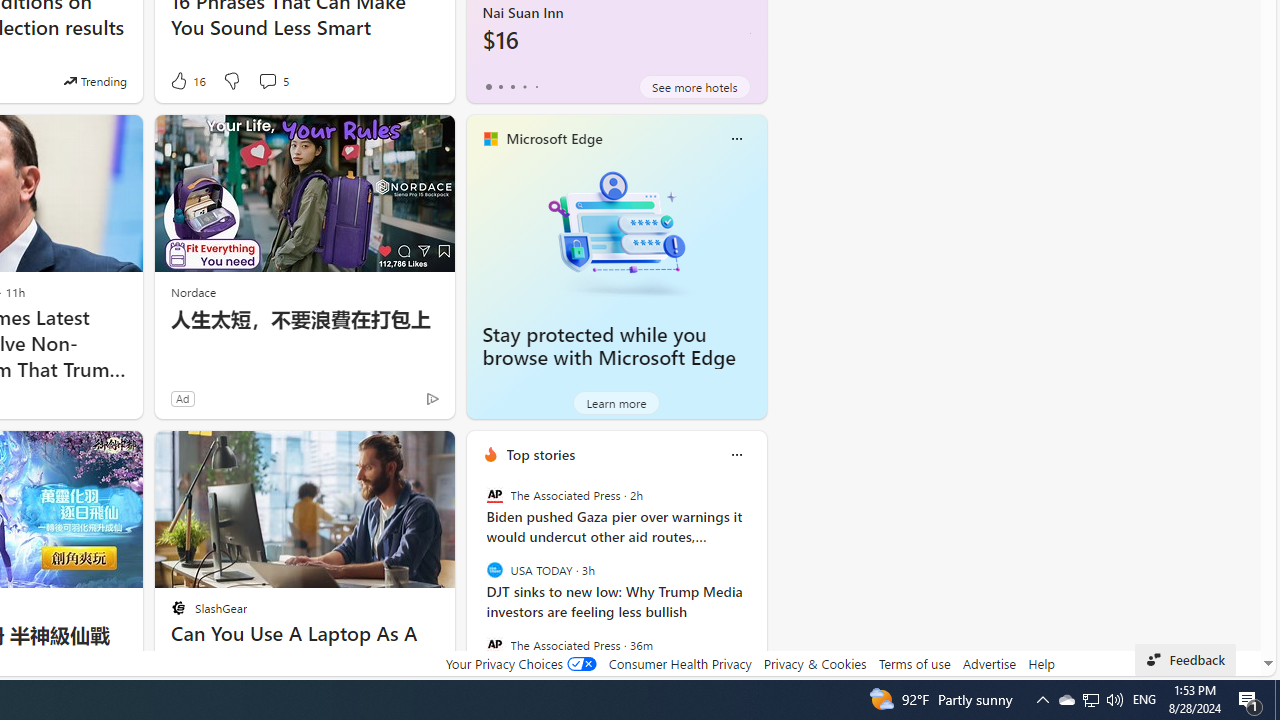 The height and width of the screenshot is (720, 1280). What do you see at coordinates (615, 231) in the screenshot?
I see `'Stay protected while you browse with Microsoft Edge'` at bounding box center [615, 231].